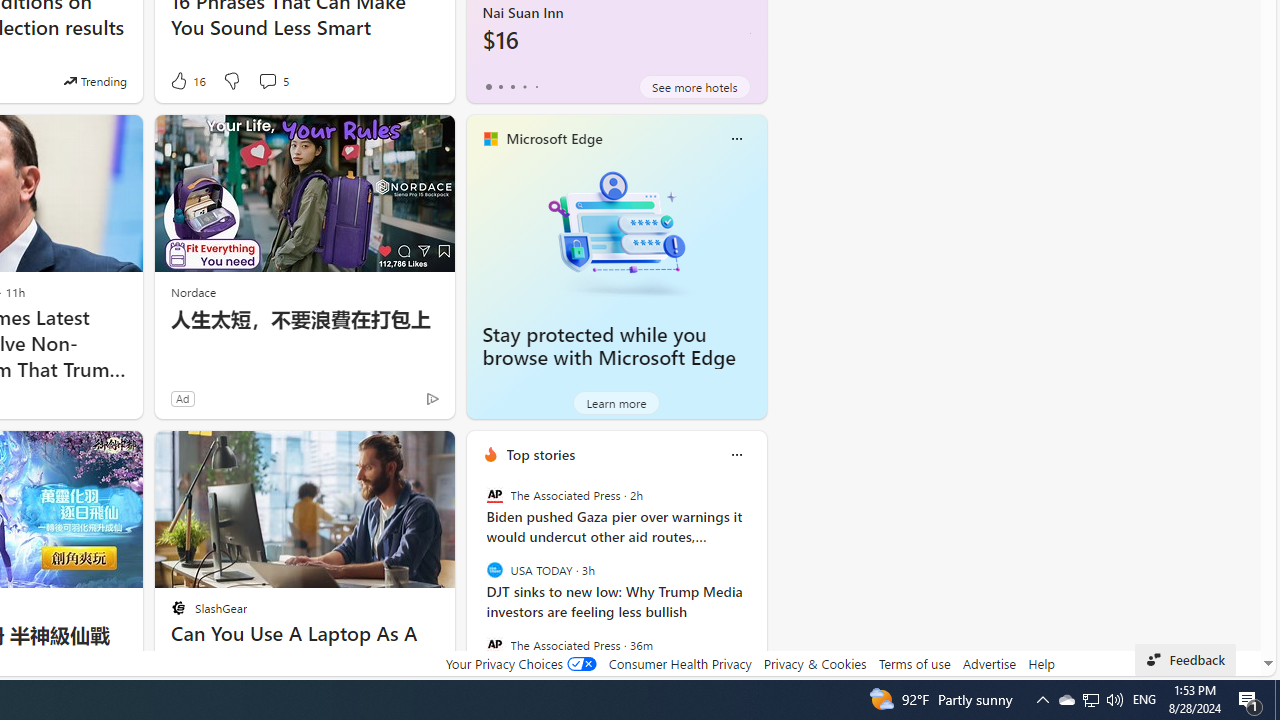 The height and width of the screenshot is (720, 1280). What do you see at coordinates (615, 231) in the screenshot?
I see `'Stay protected while you browse with Microsoft Edge'` at bounding box center [615, 231].